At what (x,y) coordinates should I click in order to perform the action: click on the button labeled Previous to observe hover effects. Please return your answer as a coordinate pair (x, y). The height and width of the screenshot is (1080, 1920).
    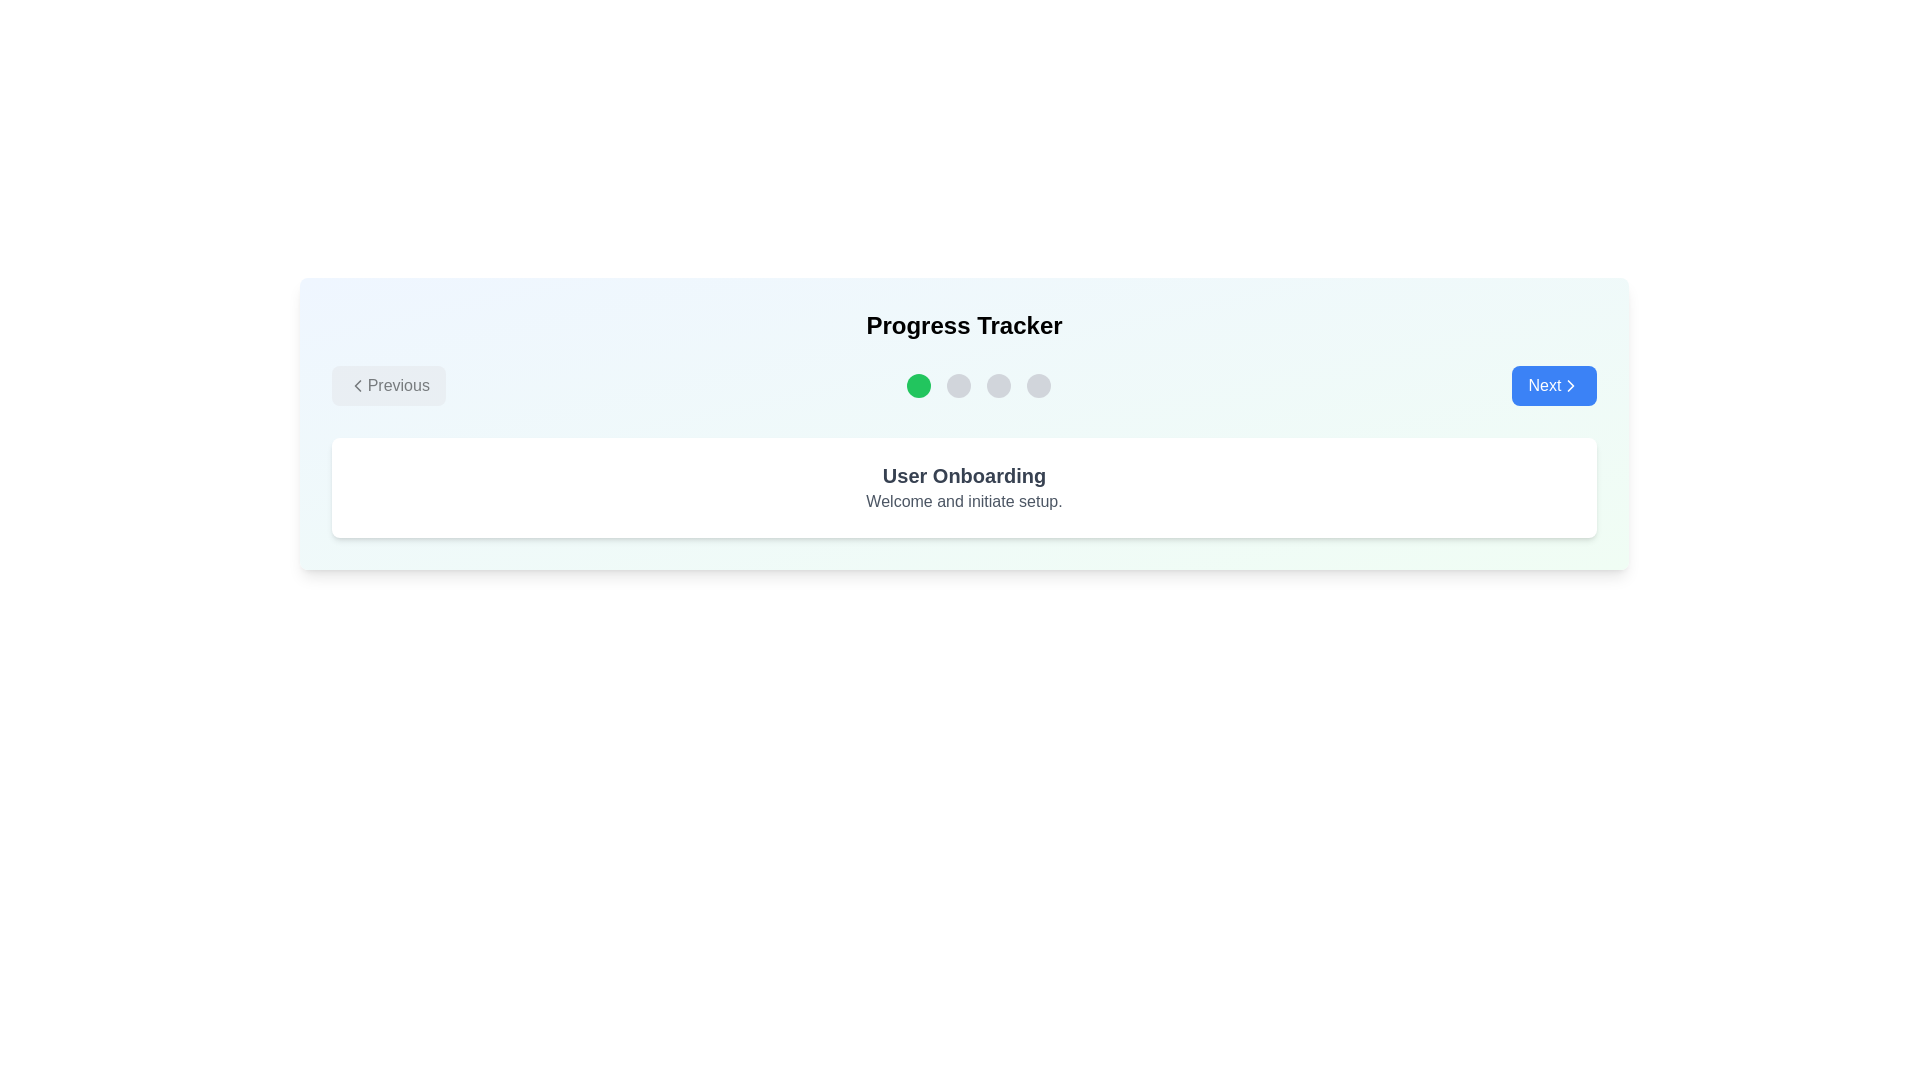
    Looking at the image, I should click on (388, 385).